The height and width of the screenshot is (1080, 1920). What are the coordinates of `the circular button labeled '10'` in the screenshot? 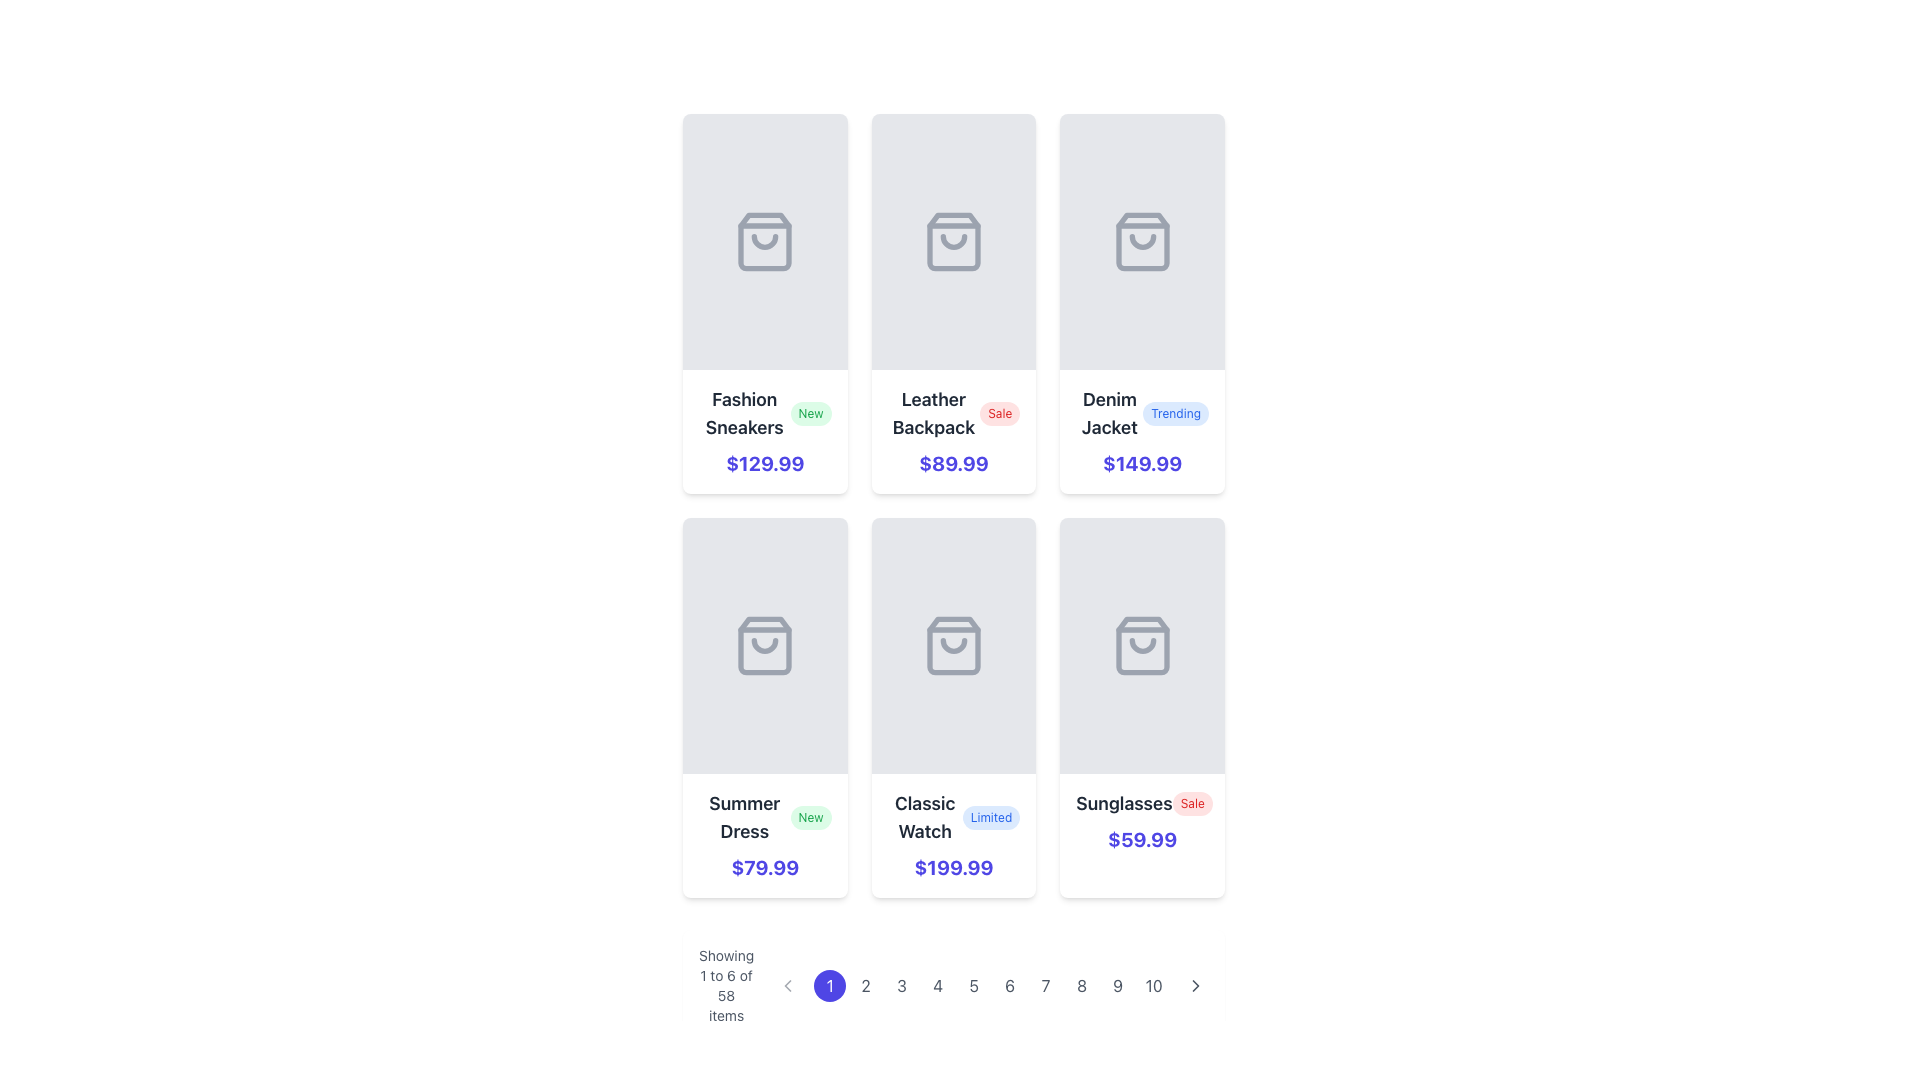 It's located at (1154, 985).